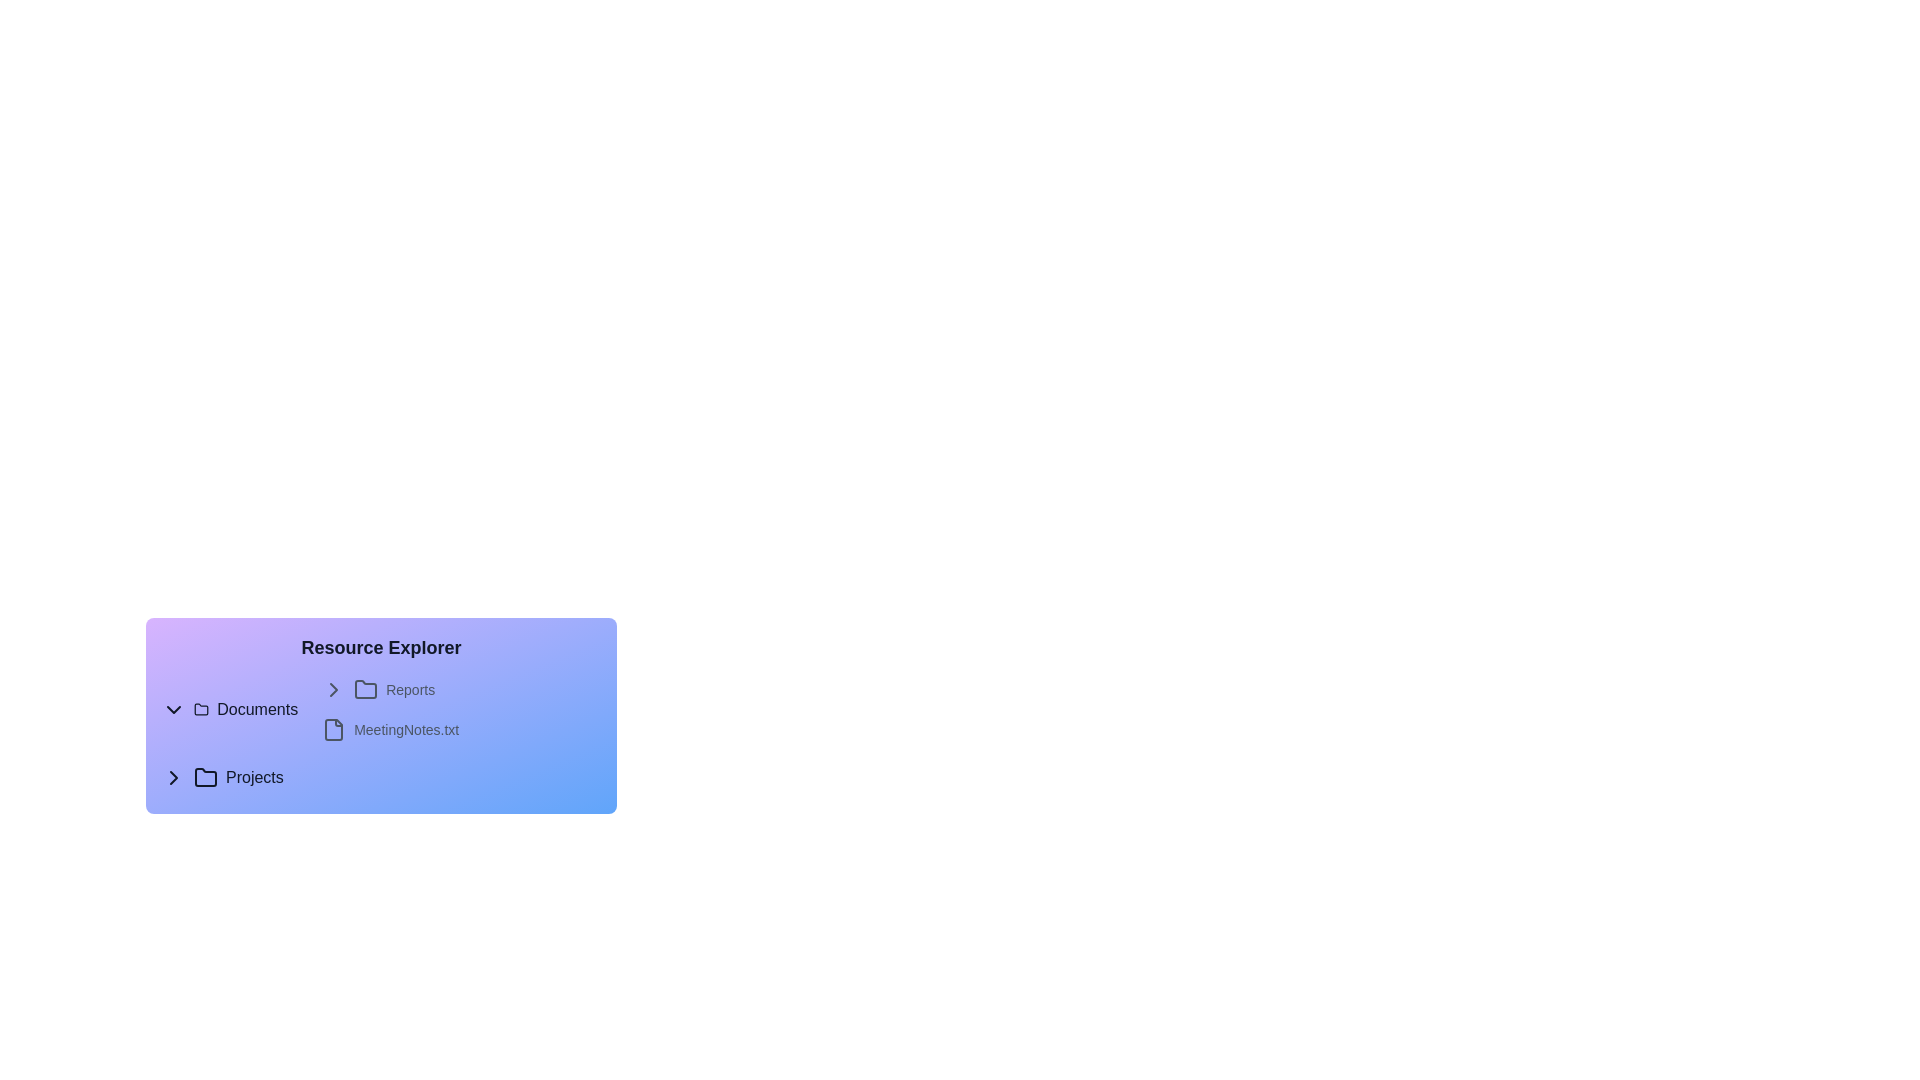  I want to click on the 'MeetingNotes.txt' file item within the 'Reports' folder section of the Resource Explorer, so click(460, 729).